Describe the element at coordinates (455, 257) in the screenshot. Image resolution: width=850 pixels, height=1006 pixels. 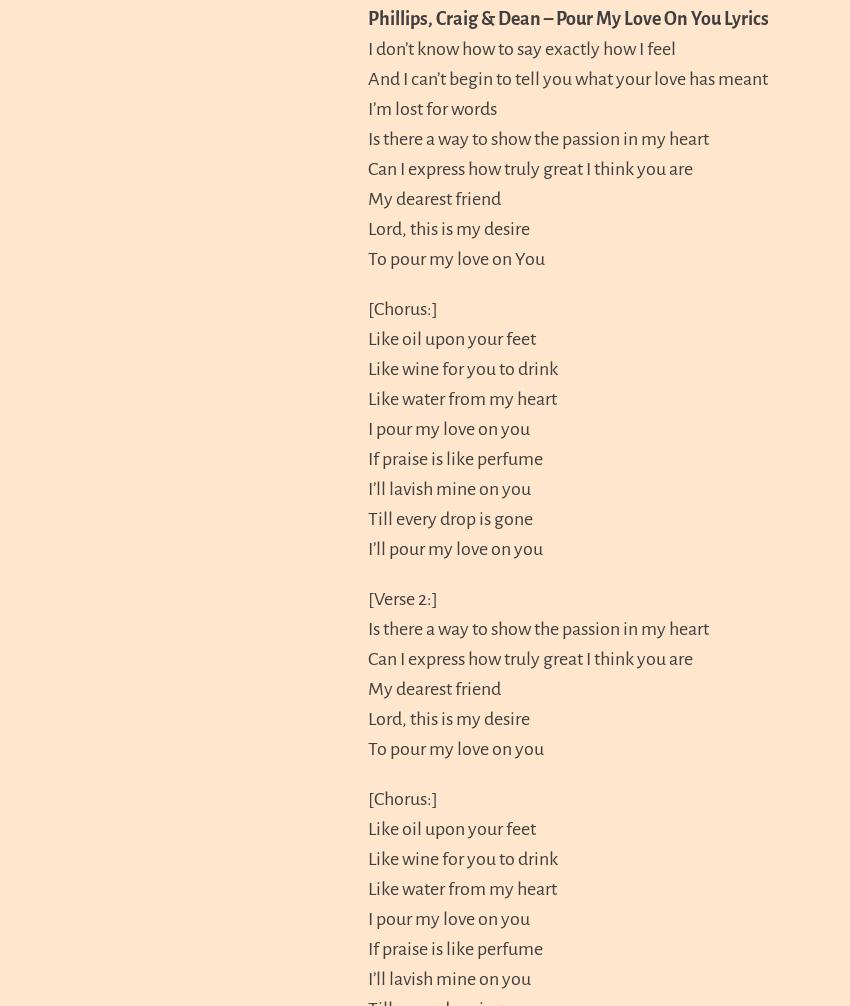
I see `'To pour my love on You'` at that location.